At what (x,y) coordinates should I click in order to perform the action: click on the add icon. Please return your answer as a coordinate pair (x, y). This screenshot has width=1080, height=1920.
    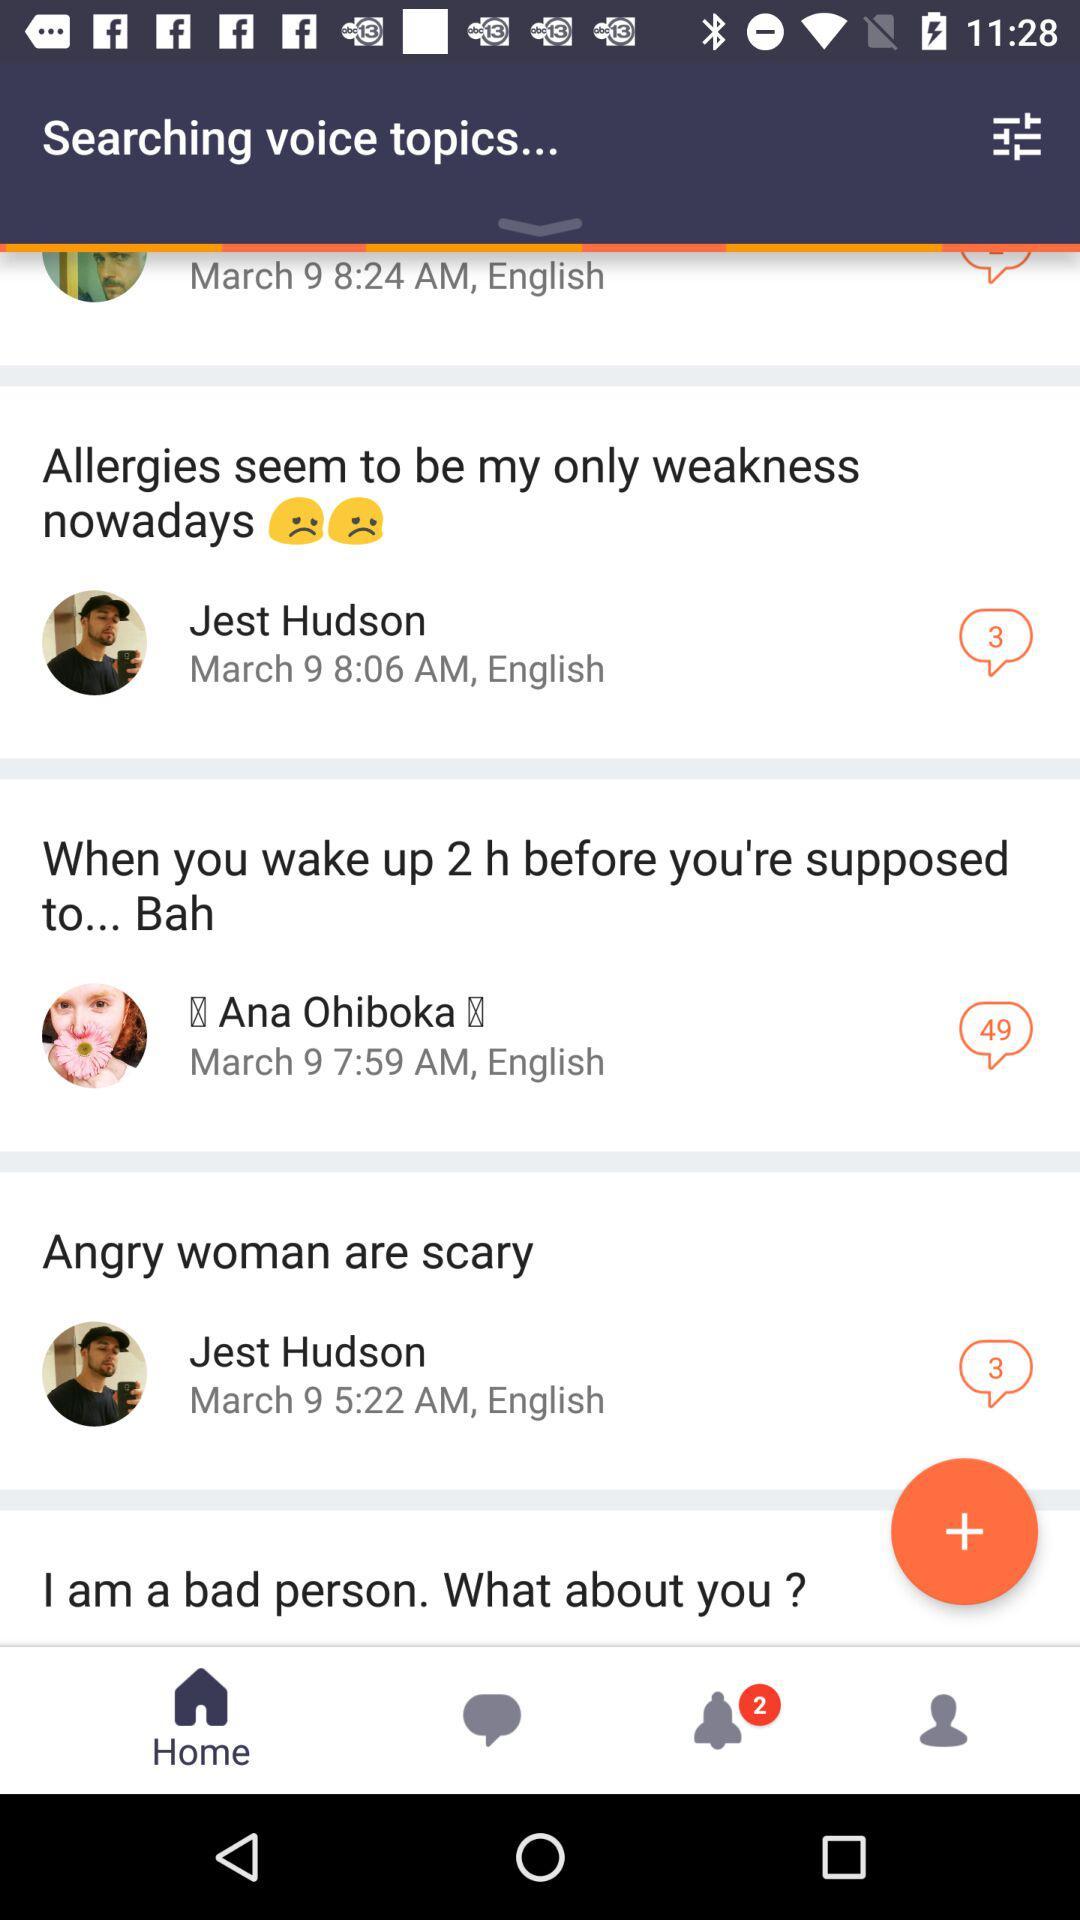
    Looking at the image, I should click on (963, 1530).